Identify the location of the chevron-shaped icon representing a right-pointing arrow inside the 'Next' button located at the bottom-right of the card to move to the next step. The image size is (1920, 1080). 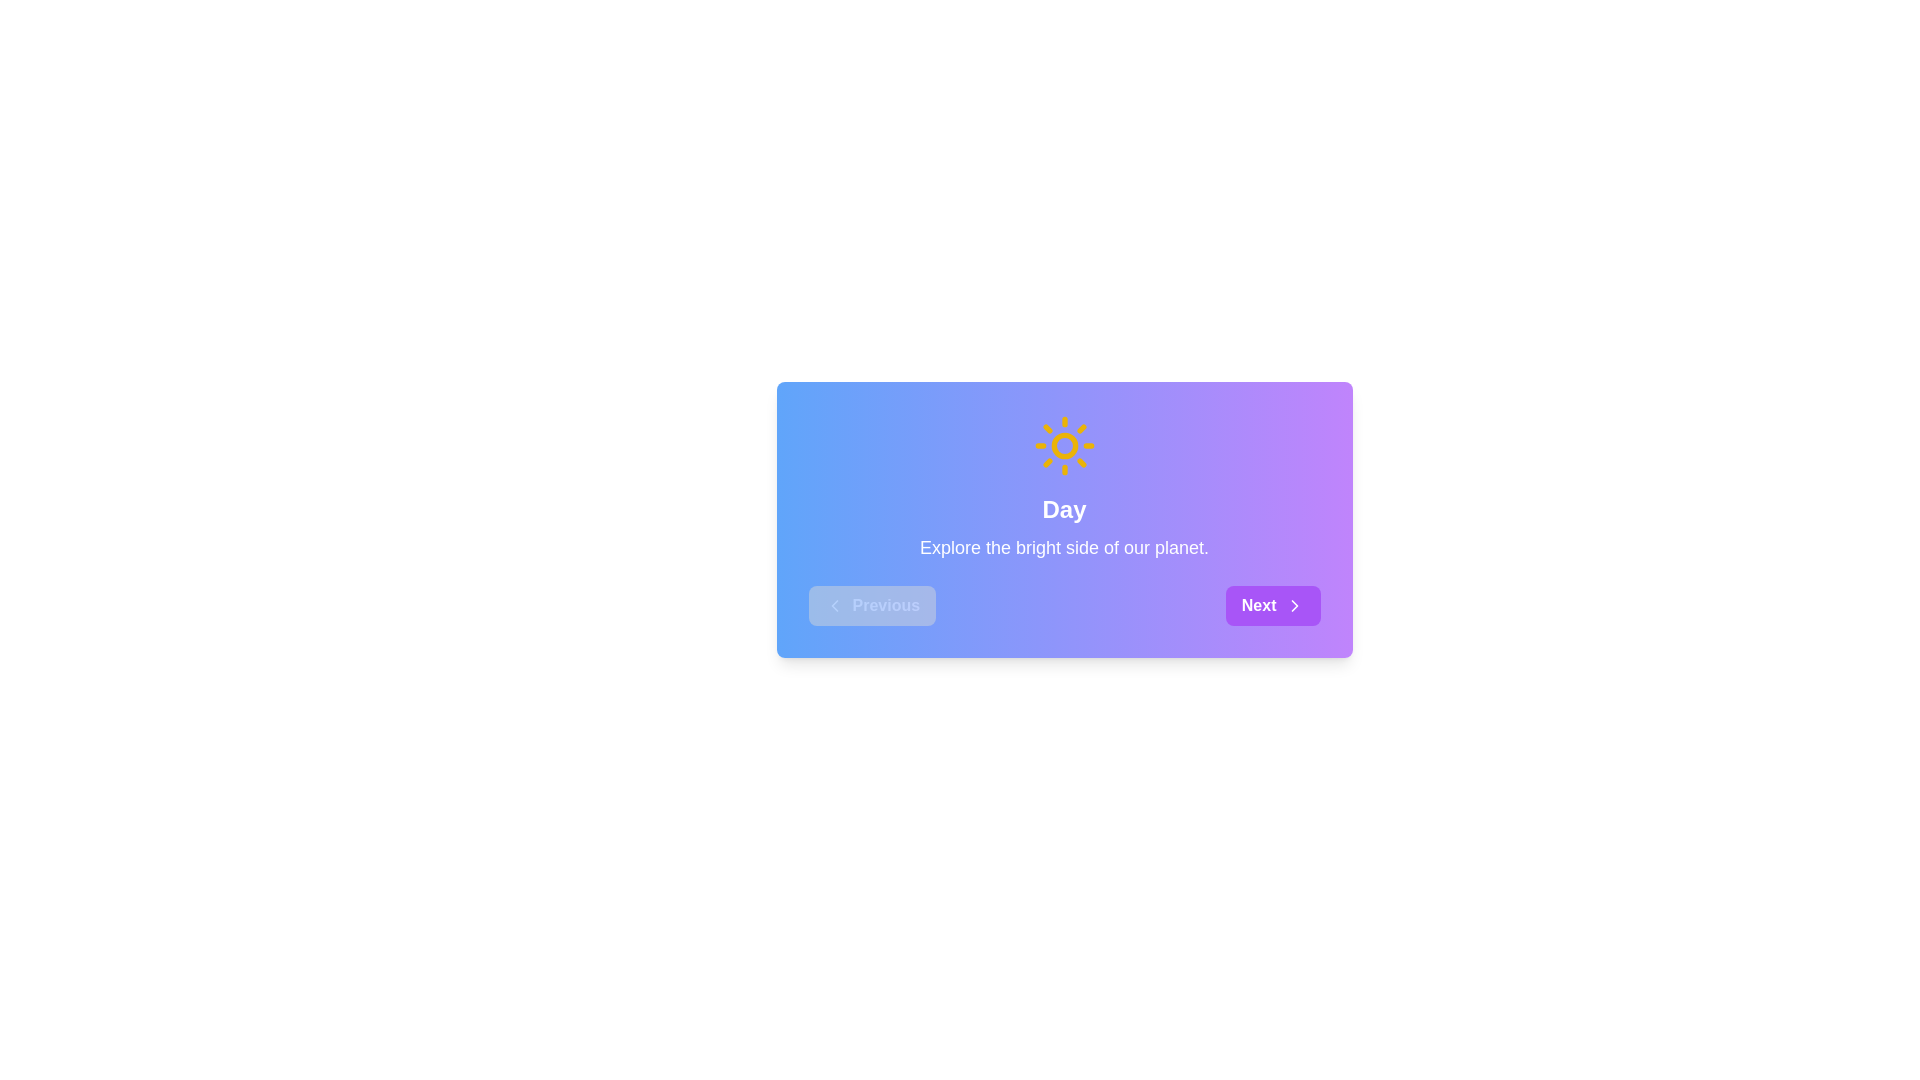
(1294, 604).